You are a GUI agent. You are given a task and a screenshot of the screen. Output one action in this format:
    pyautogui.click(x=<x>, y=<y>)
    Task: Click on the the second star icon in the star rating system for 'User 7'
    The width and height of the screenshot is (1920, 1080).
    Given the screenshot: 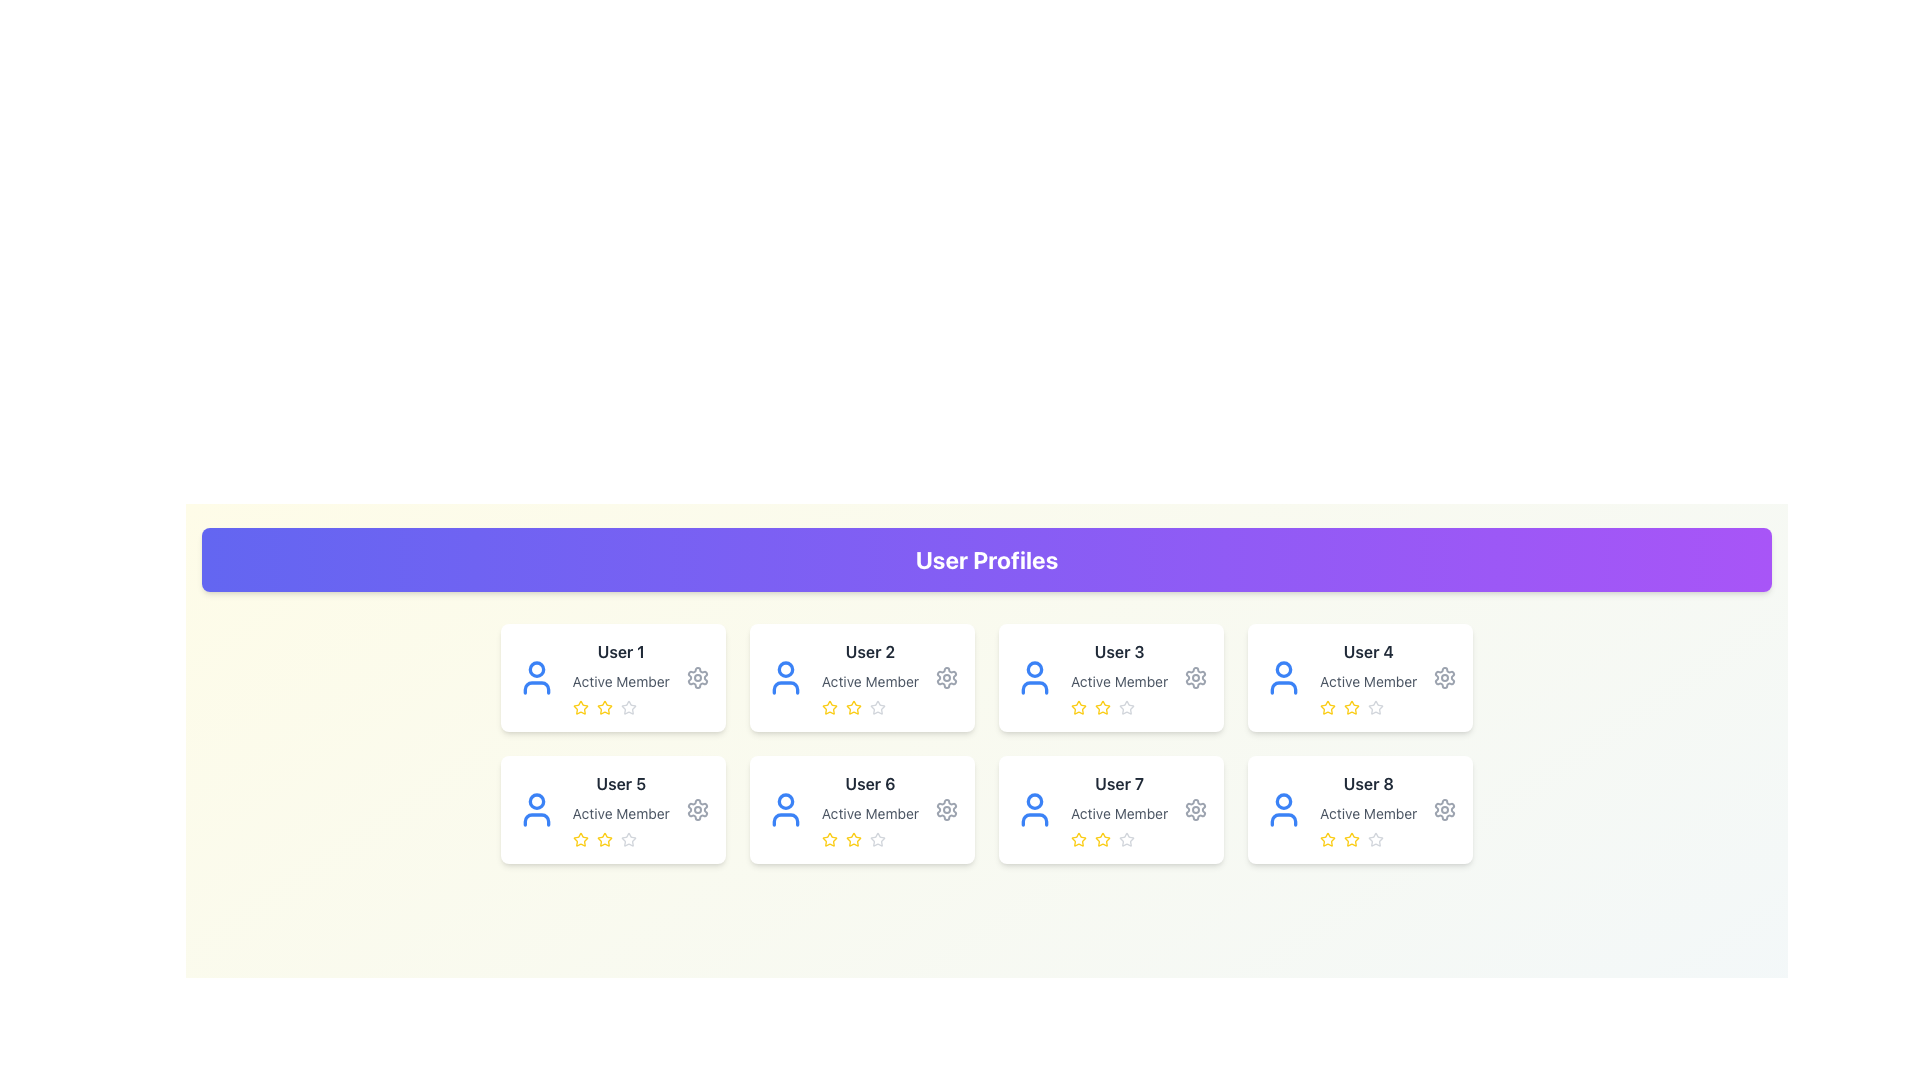 What is the action you would take?
    pyautogui.click(x=1102, y=840)
    